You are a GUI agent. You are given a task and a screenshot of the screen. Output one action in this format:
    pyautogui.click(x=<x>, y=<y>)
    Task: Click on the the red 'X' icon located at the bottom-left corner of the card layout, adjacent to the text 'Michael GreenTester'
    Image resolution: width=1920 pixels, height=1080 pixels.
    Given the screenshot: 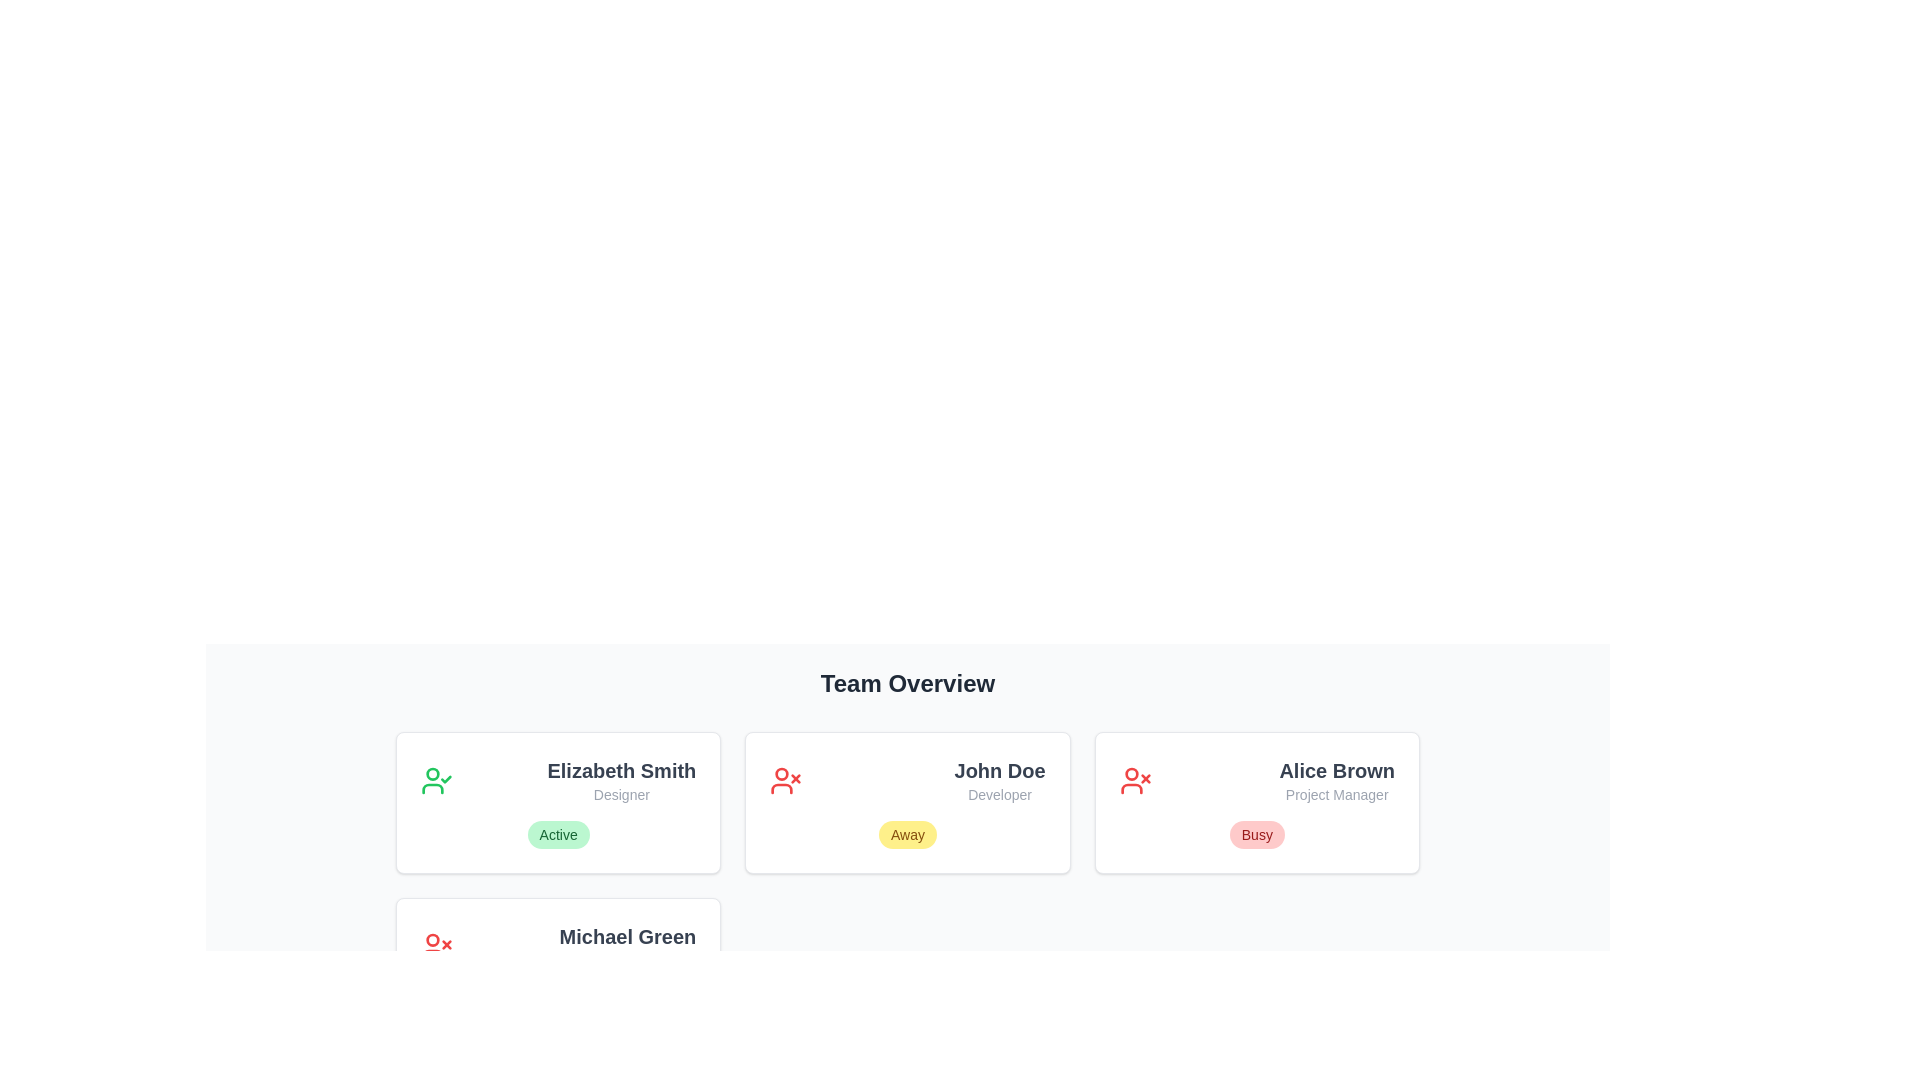 What is the action you would take?
    pyautogui.click(x=435, y=946)
    